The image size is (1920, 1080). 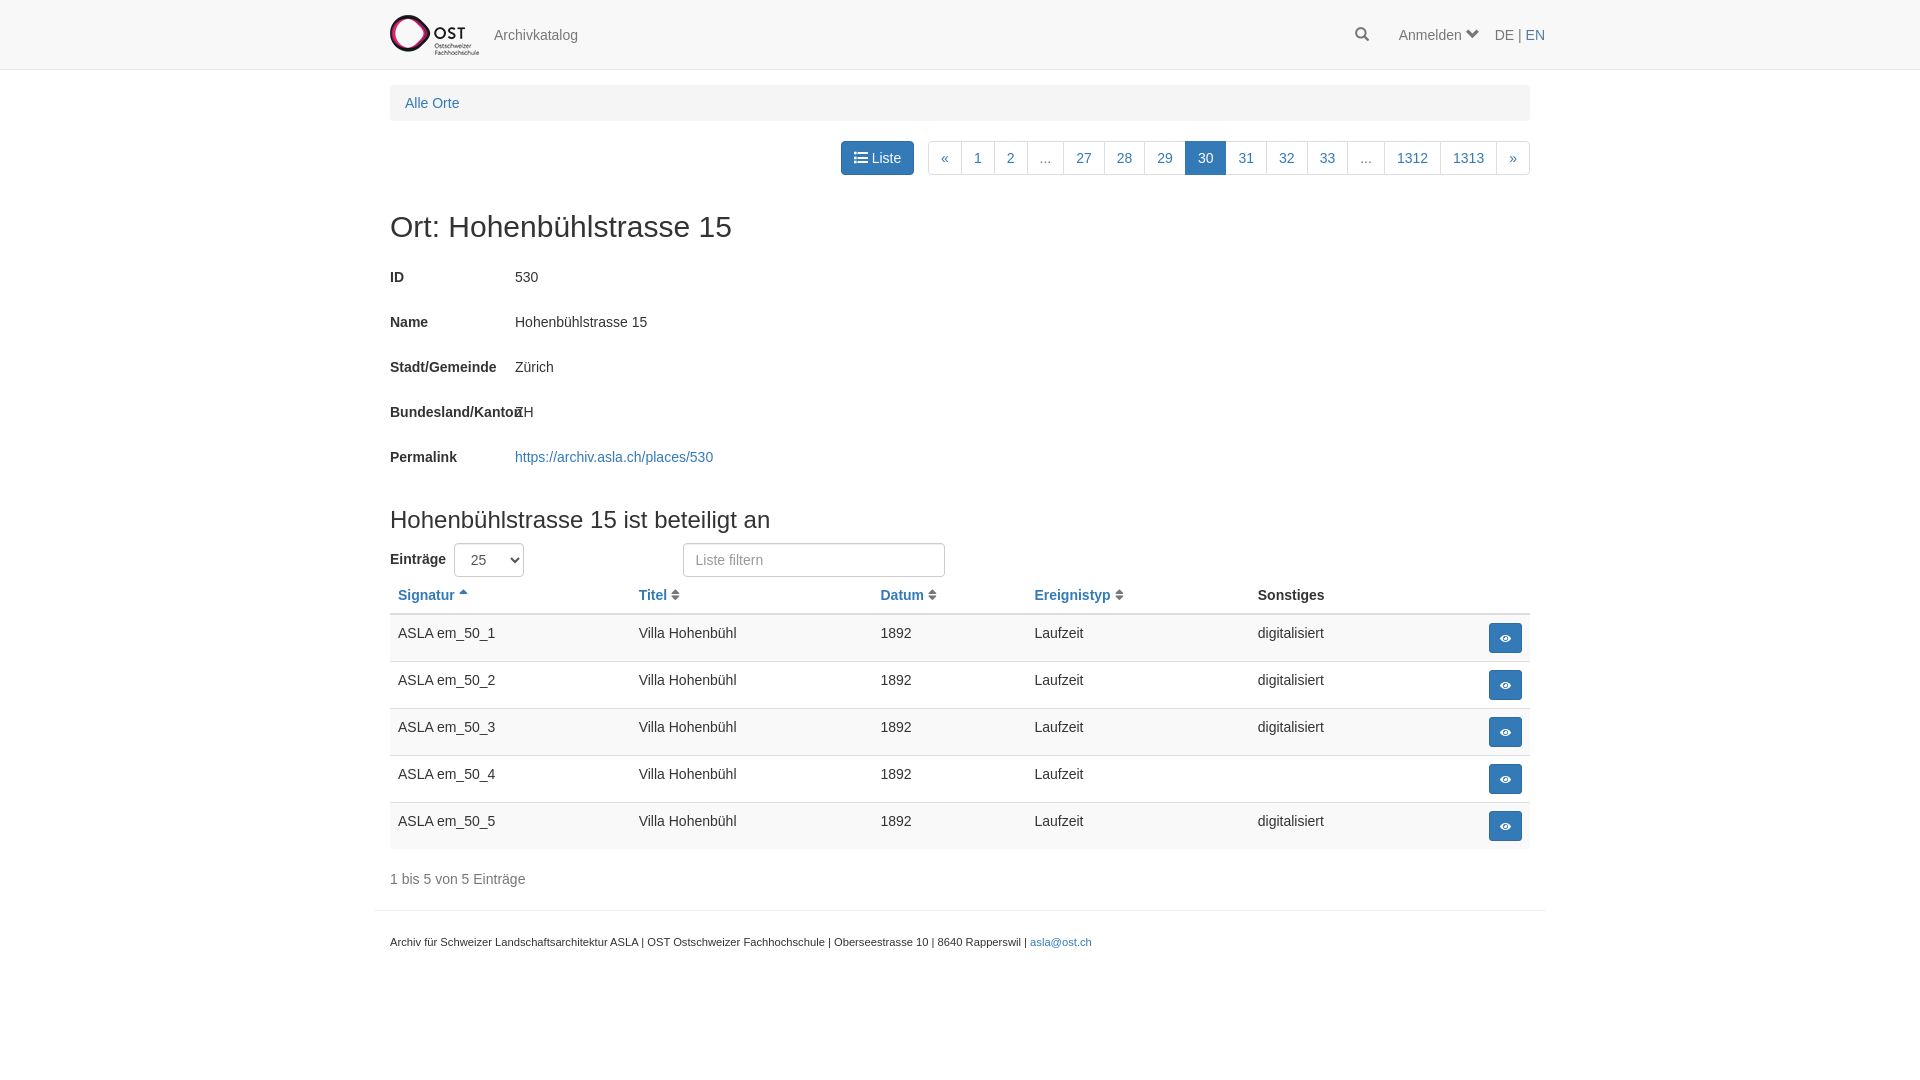 What do you see at coordinates (1505, 684) in the screenshot?
I see `'Detail'` at bounding box center [1505, 684].